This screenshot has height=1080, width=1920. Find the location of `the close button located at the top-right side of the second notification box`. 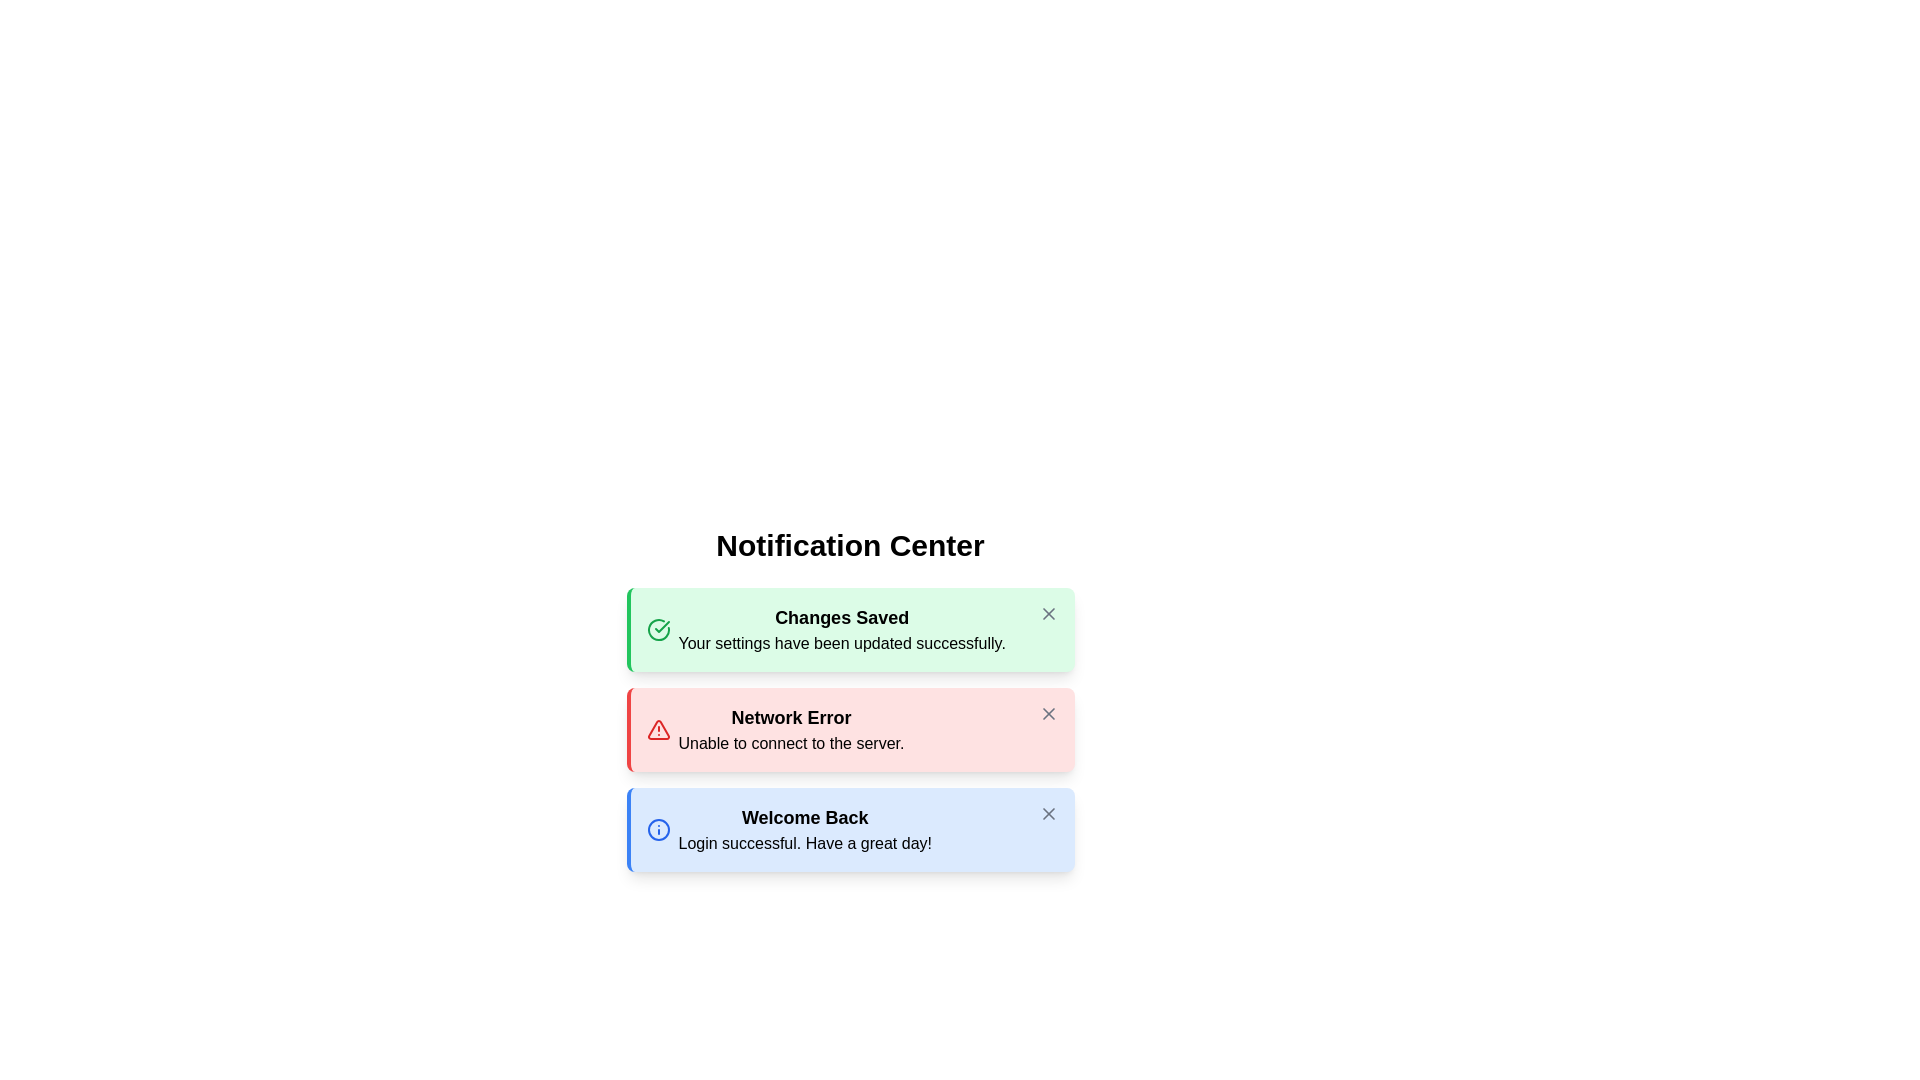

the close button located at the top-right side of the second notification box is located at coordinates (1047, 712).